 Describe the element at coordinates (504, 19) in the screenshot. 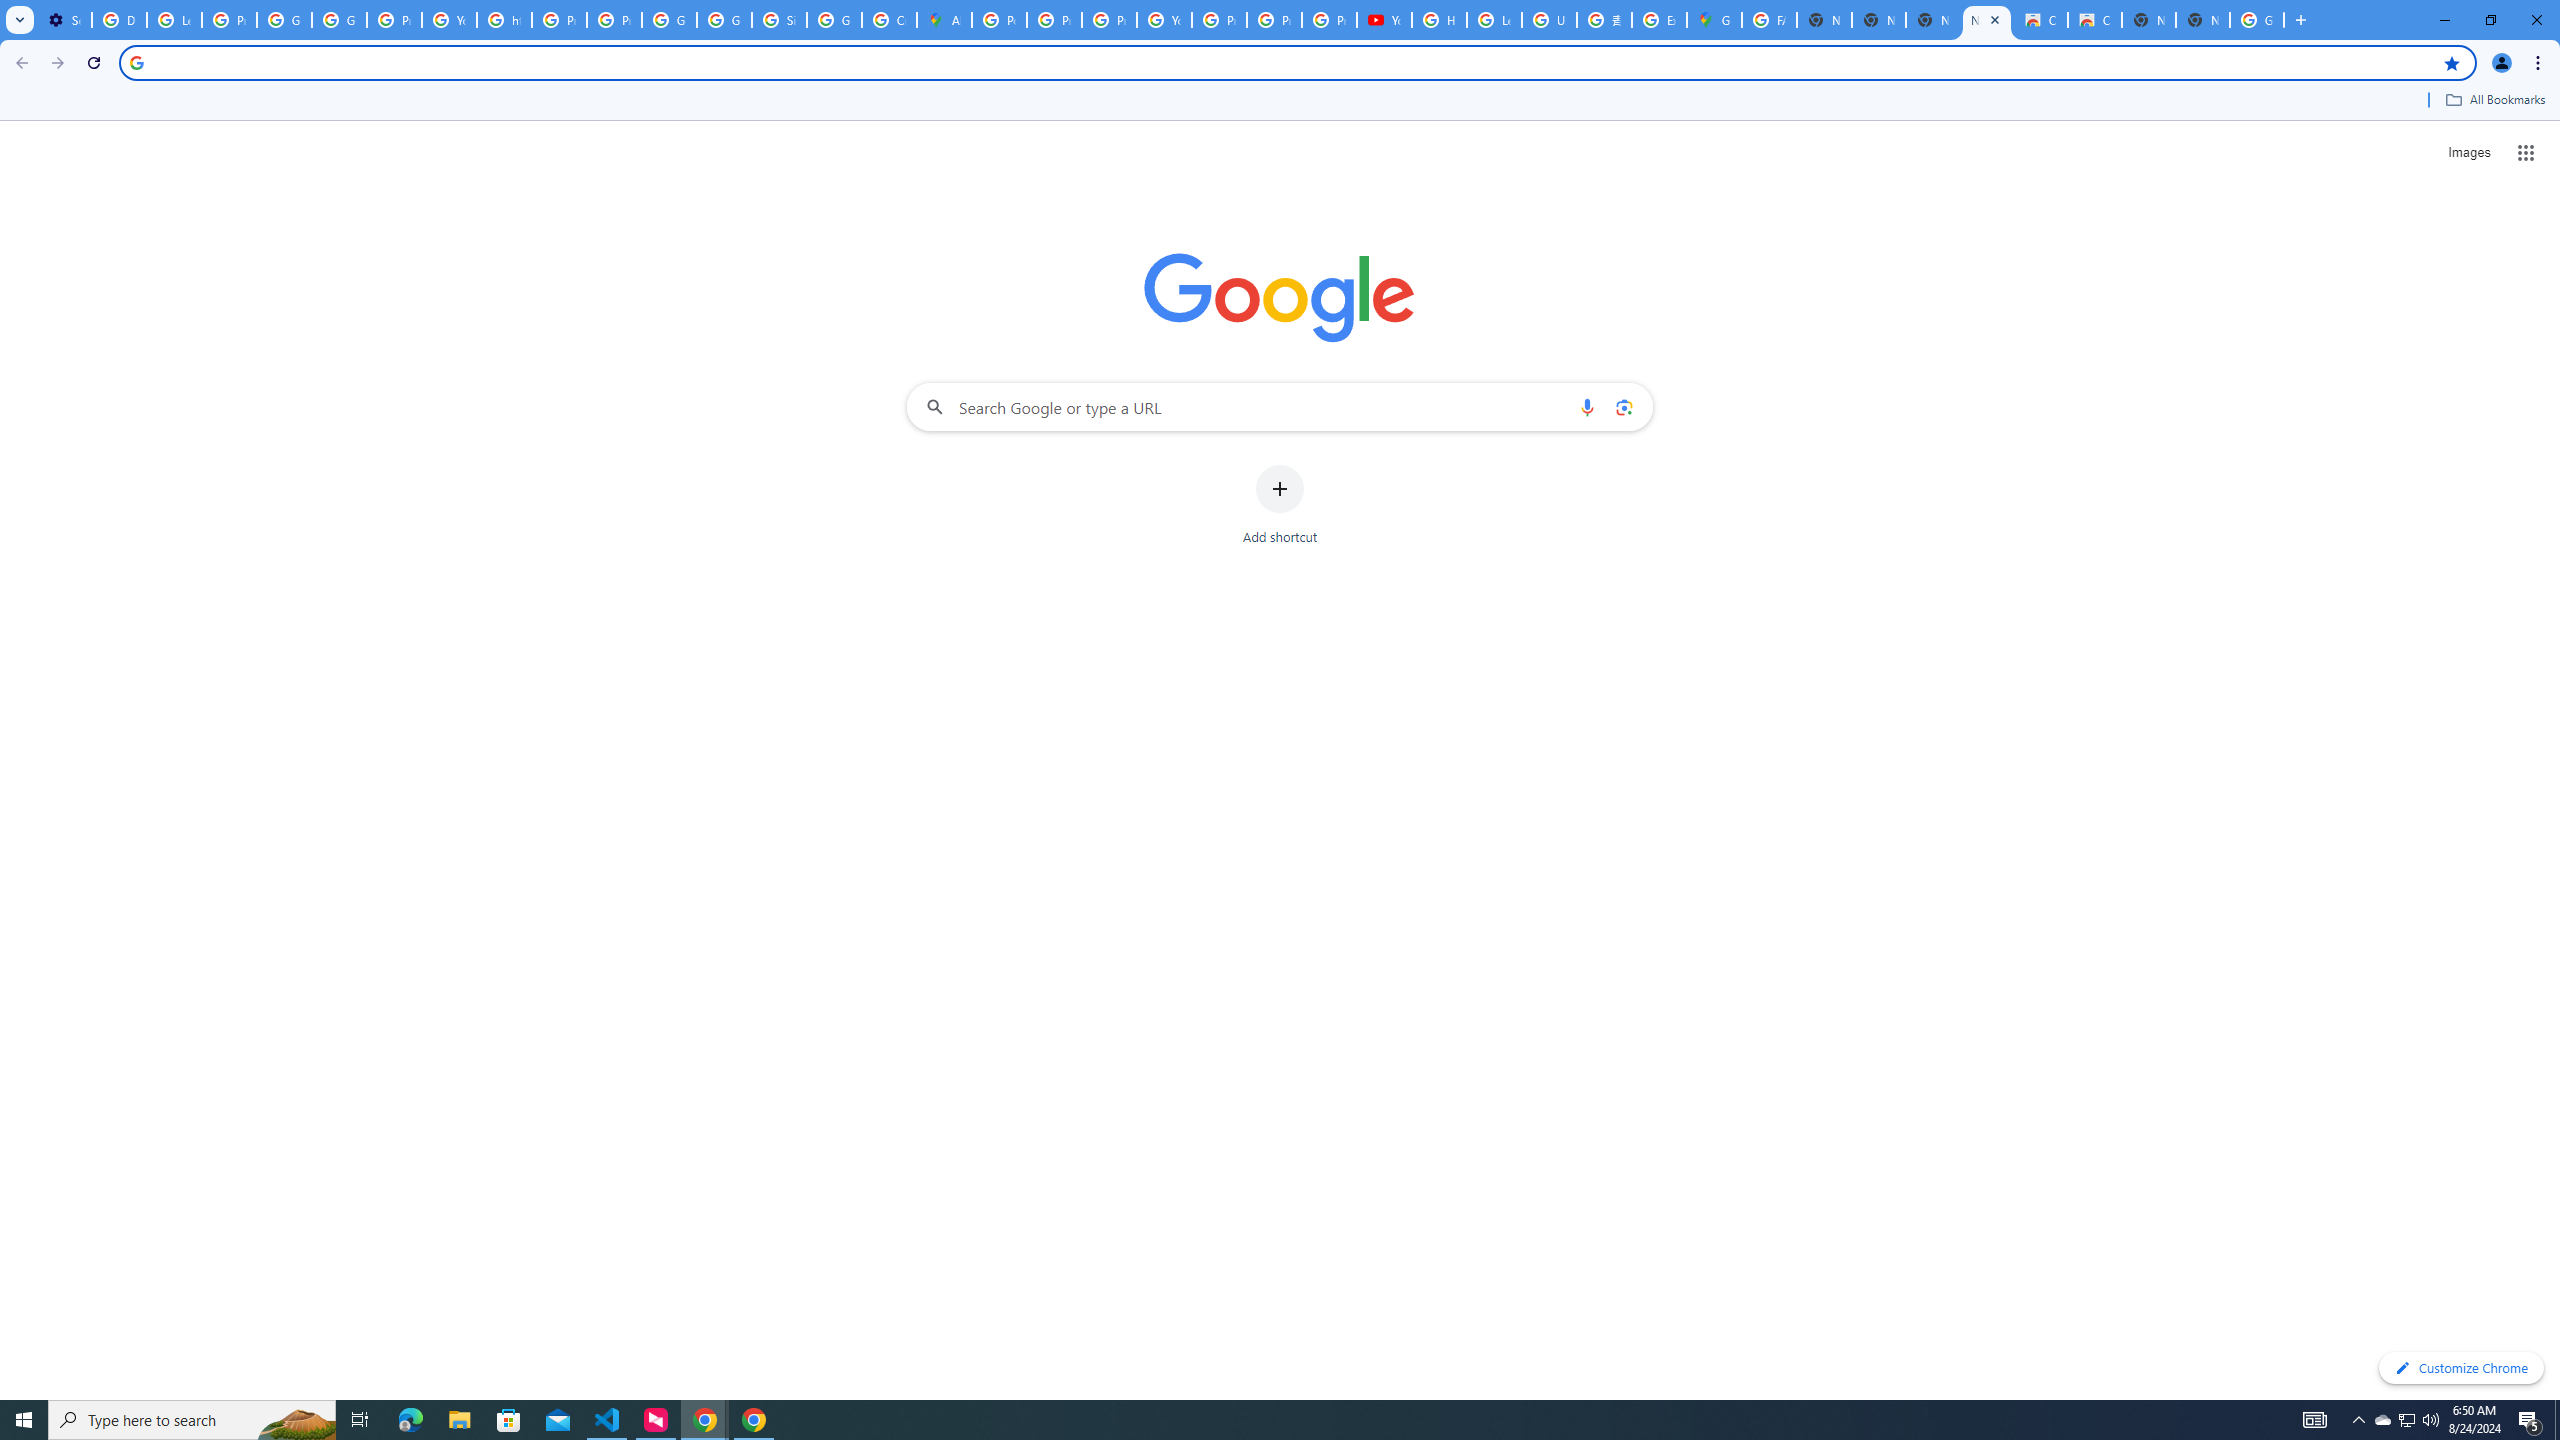

I see `'https://scholar.google.com/'` at that location.